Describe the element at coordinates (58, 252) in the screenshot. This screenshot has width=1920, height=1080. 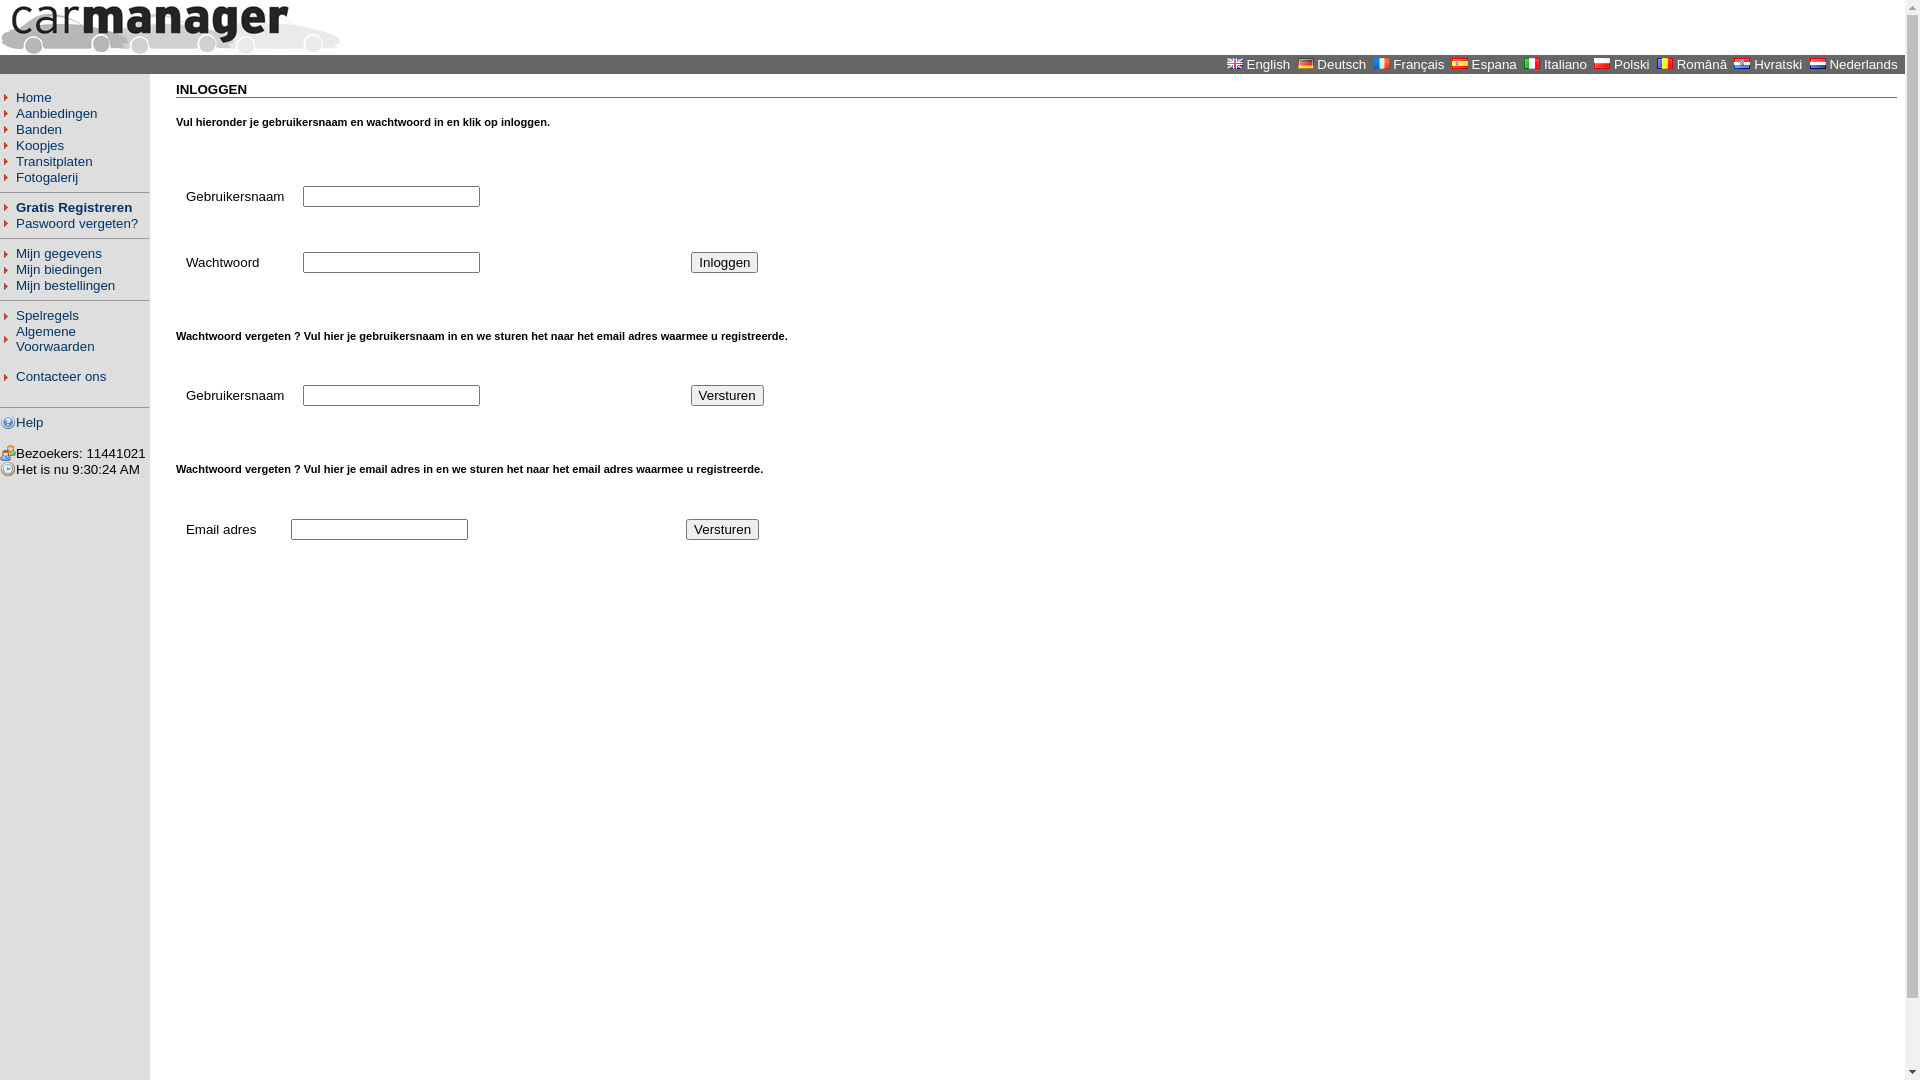
I see `'Mijn gegevens'` at that location.